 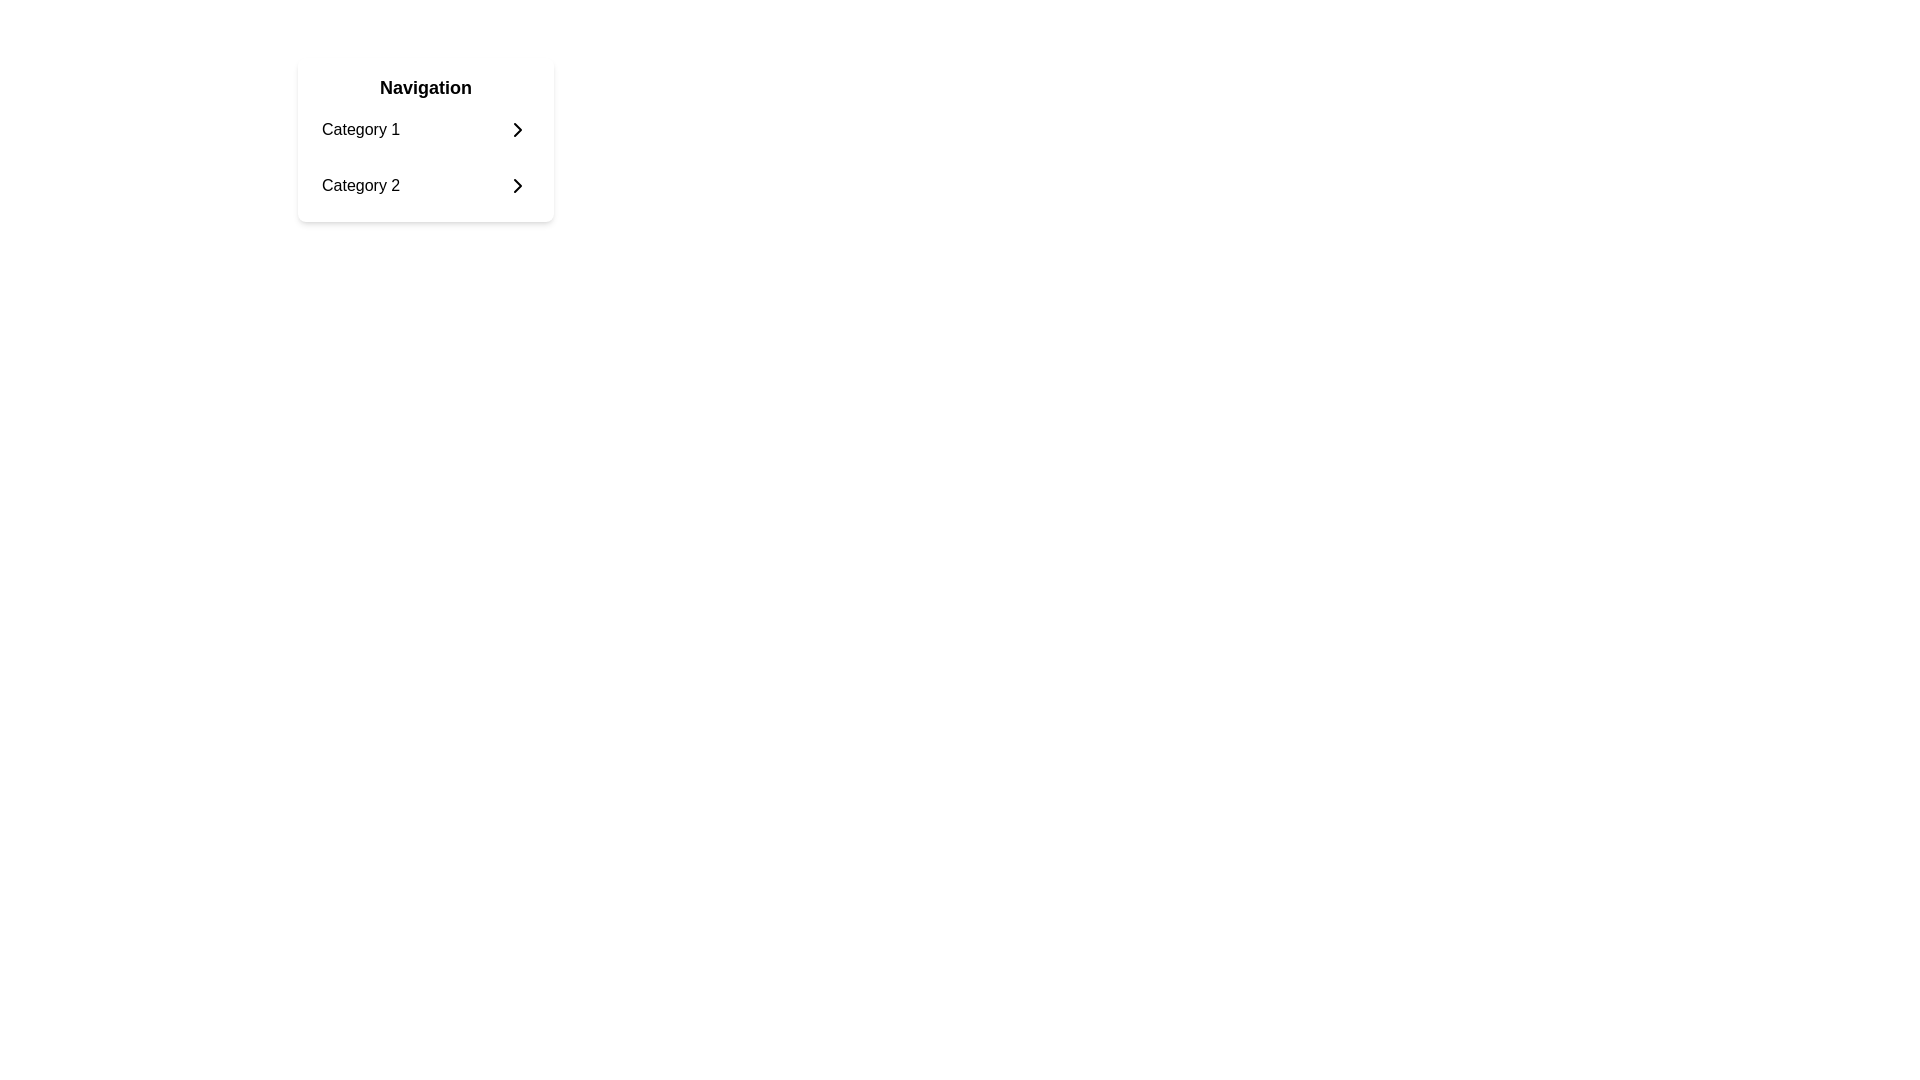 What do you see at coordinates (425, 130) in the screenshot?
I see `the first menu item in the navigation list labeled 'Category 1' located under the bold title 'Navigation'` at bounding box center [425, 130].